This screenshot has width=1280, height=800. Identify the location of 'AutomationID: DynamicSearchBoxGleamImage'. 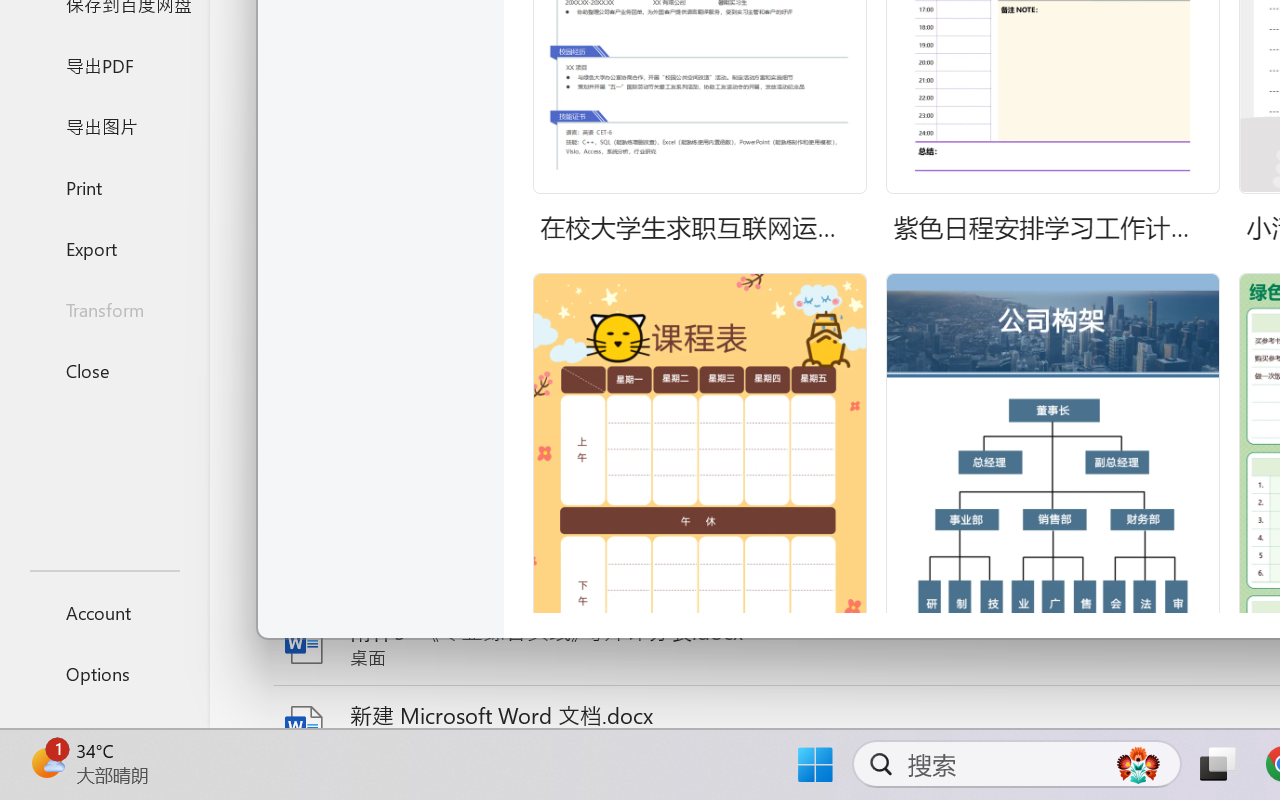
(1138, 764).